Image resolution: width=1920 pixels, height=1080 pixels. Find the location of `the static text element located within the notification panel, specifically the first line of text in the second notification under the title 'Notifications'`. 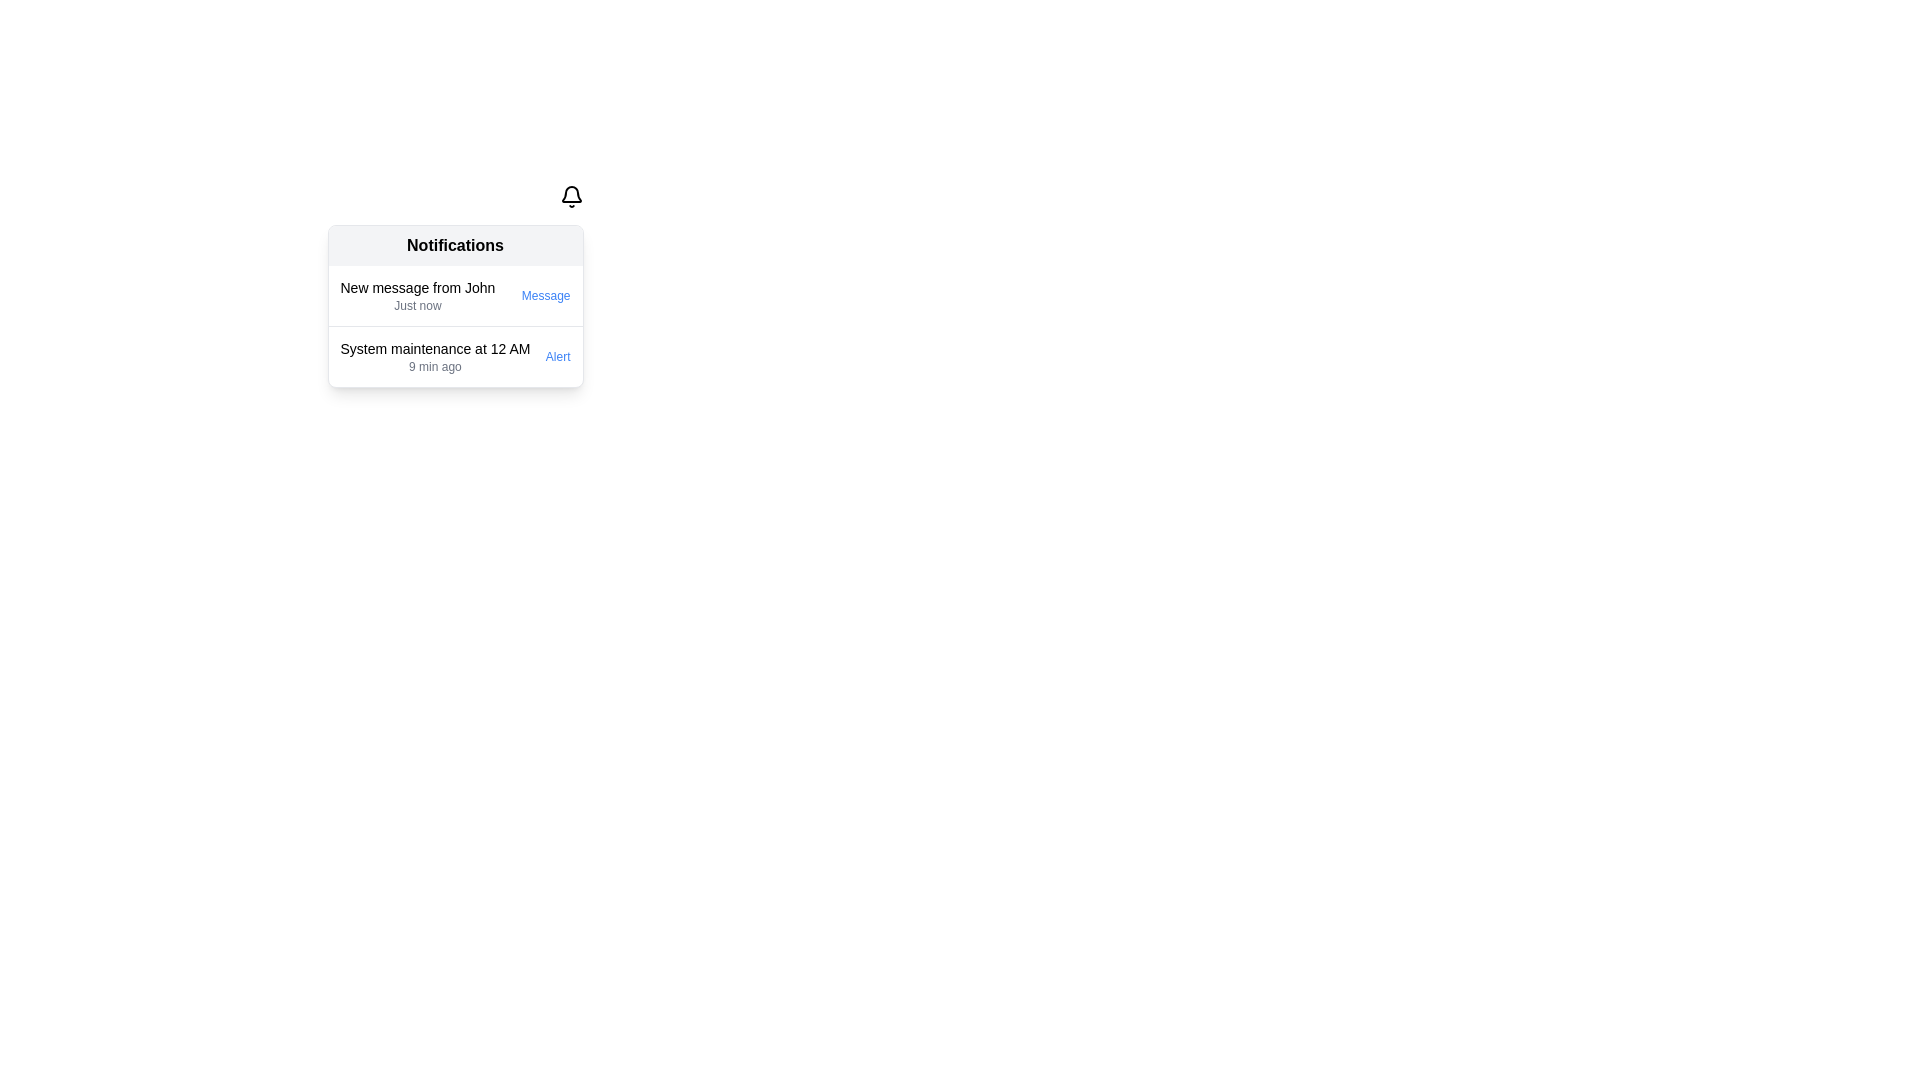

the static text element located within the notification panel, specifically the first line of text in the second notification under the title 'Notifications' is located at coordinates (434, 347).